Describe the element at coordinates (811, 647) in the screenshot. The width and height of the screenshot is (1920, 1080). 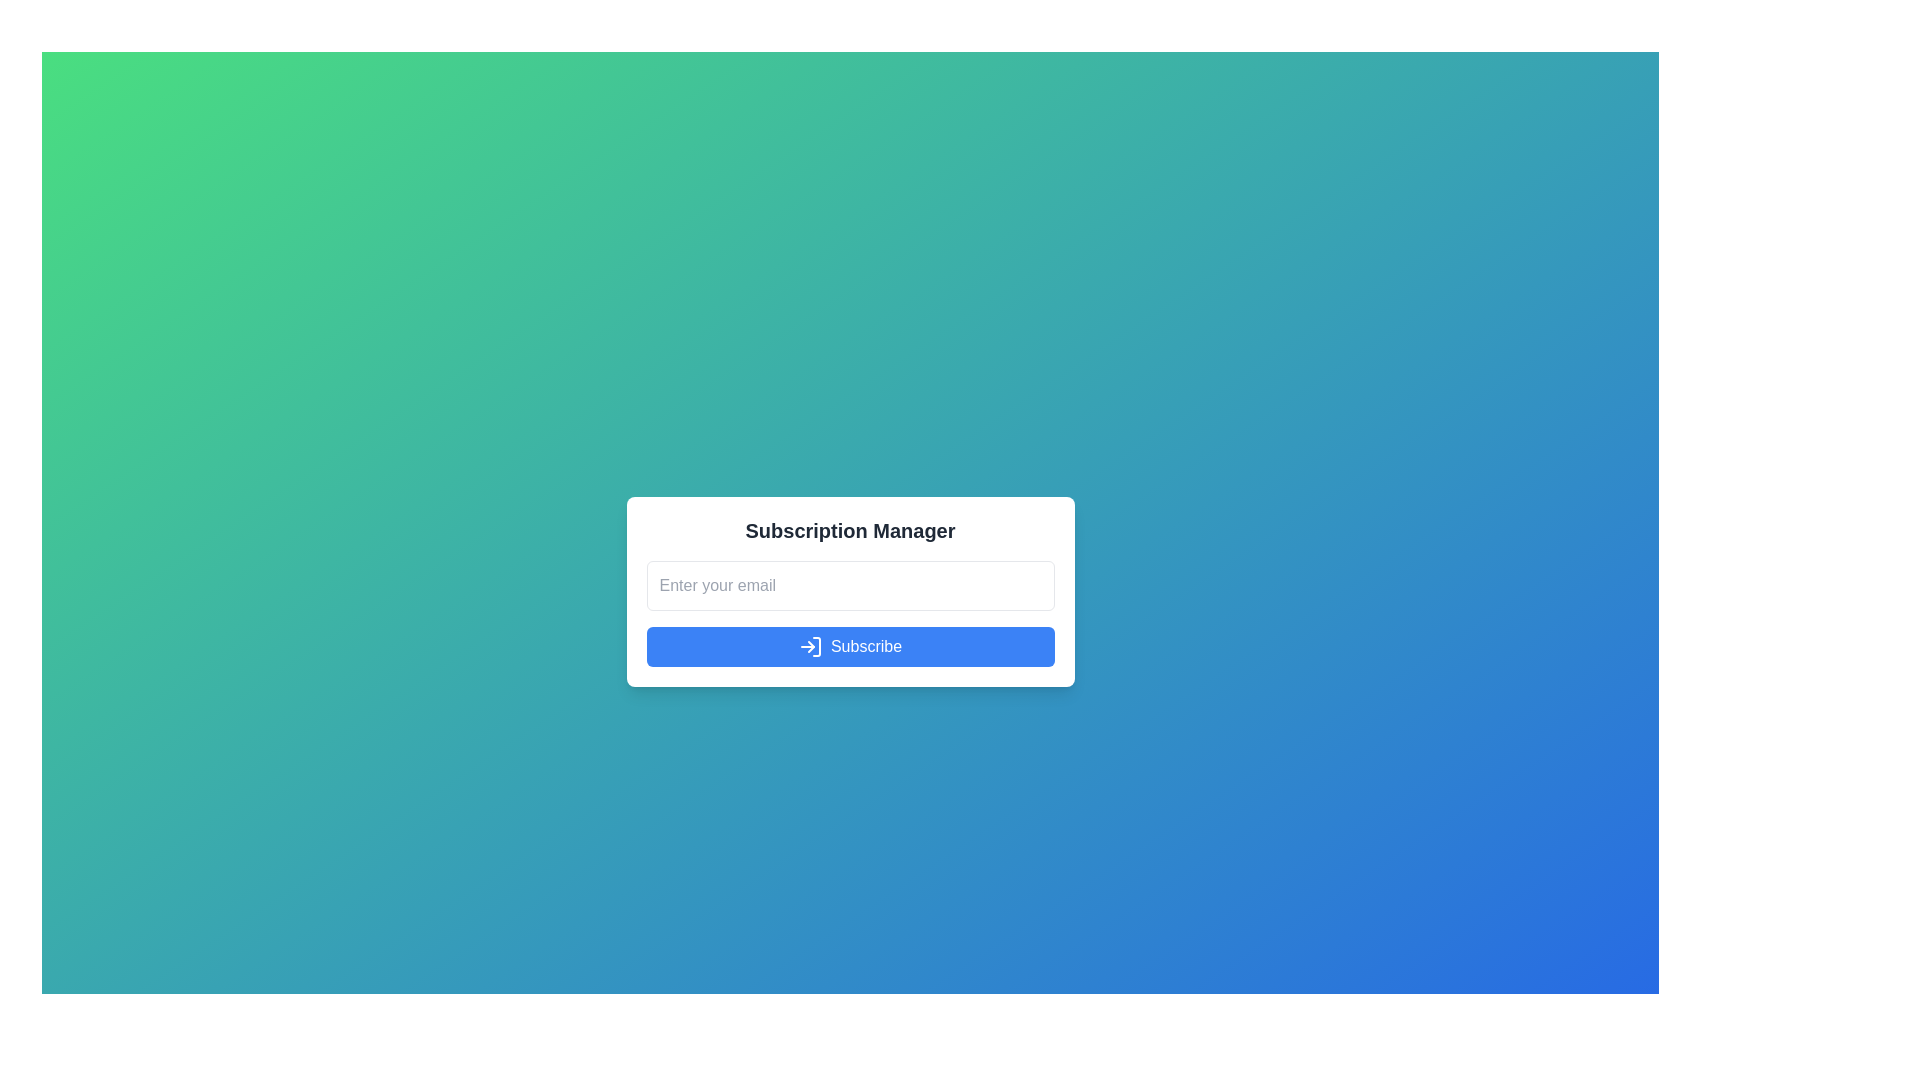
I see `the icon located inside the 'Subscribe' button, positioned to the left of the text` at that location.